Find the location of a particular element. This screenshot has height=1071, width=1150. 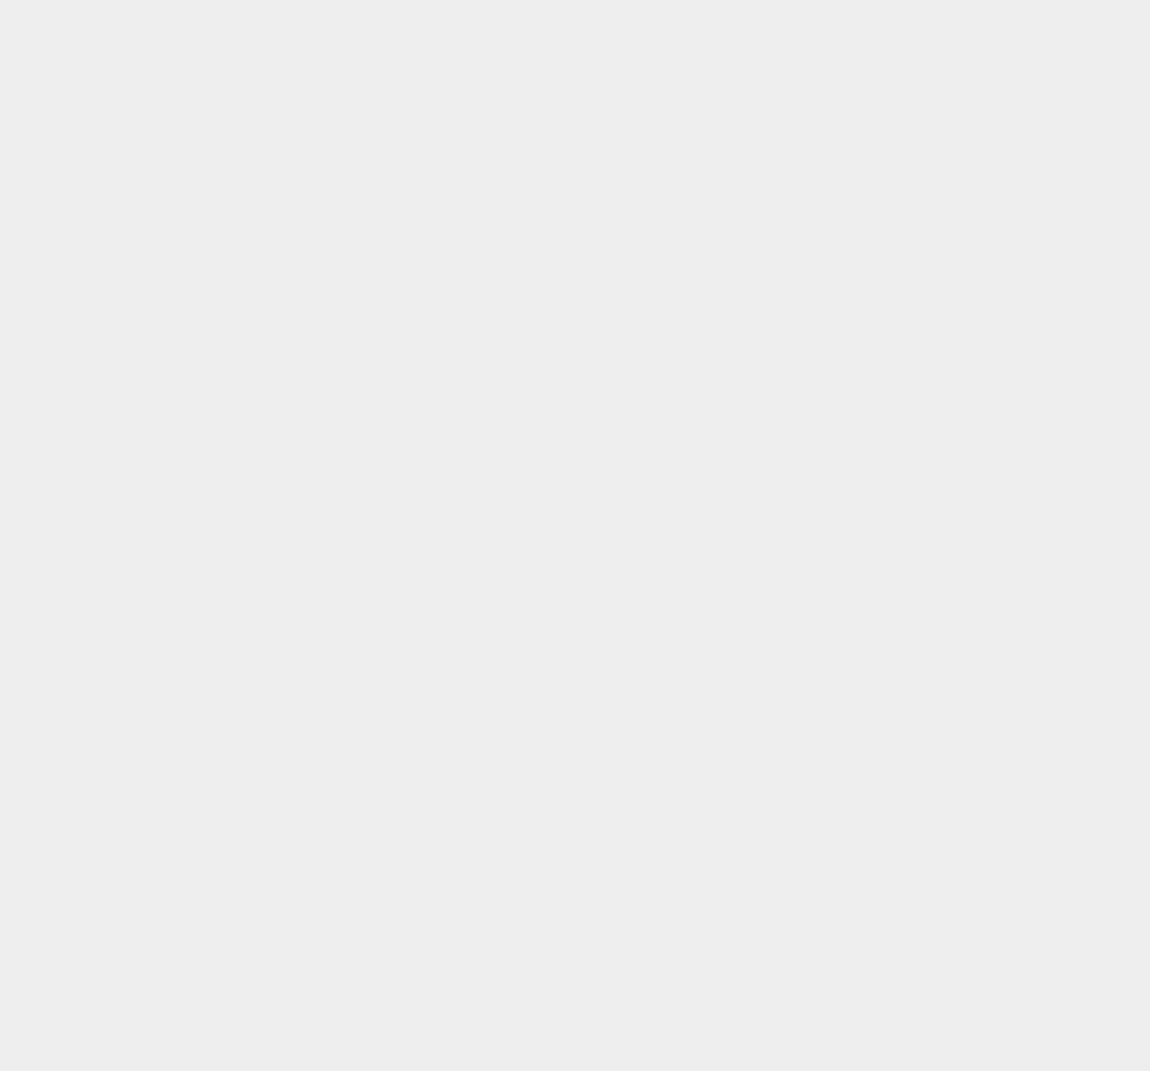

'iPhone 5C' is located at coordinates (843, 115).